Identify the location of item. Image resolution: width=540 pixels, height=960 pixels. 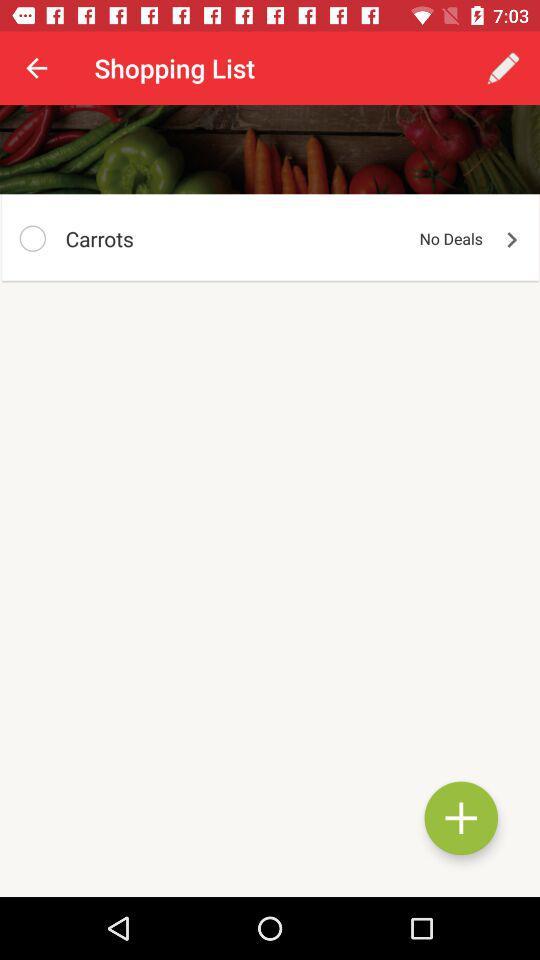
(461, 818).